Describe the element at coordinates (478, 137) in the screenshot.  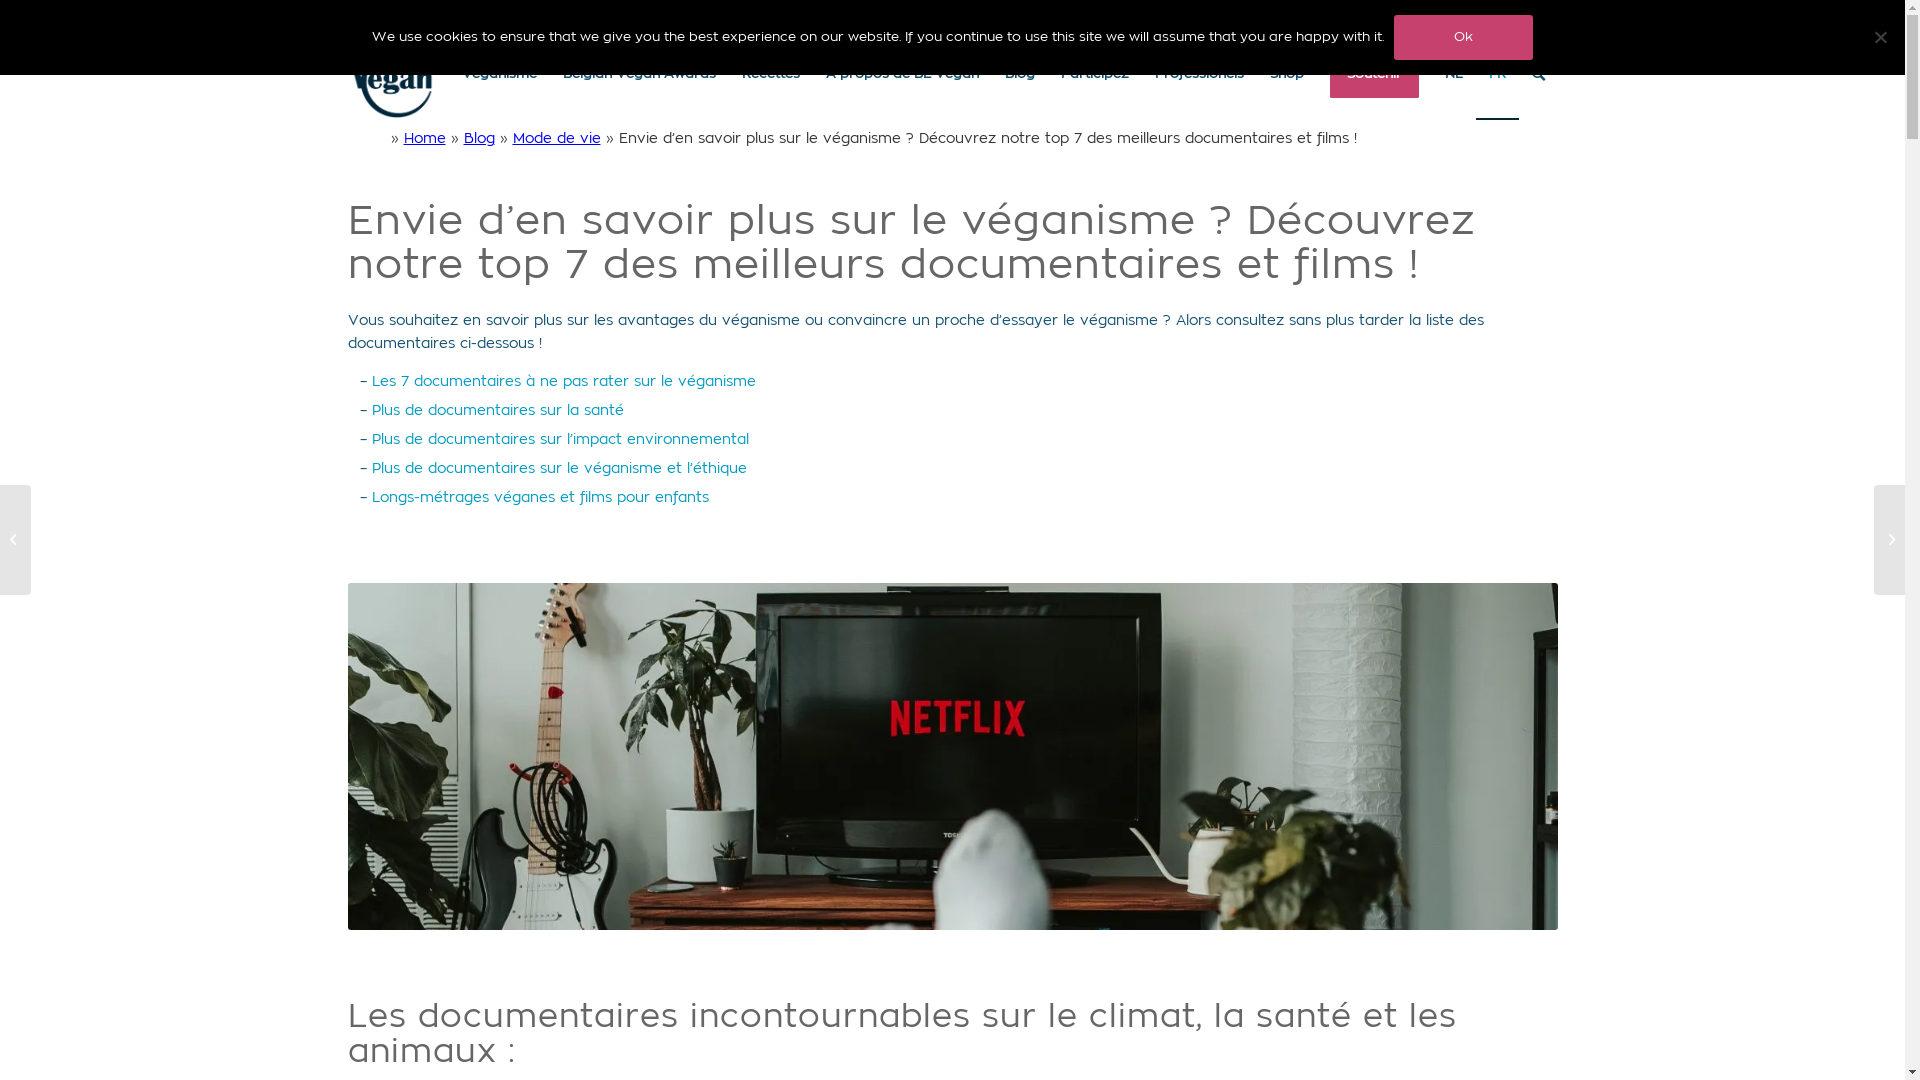
I see `'Blog'` at that location.